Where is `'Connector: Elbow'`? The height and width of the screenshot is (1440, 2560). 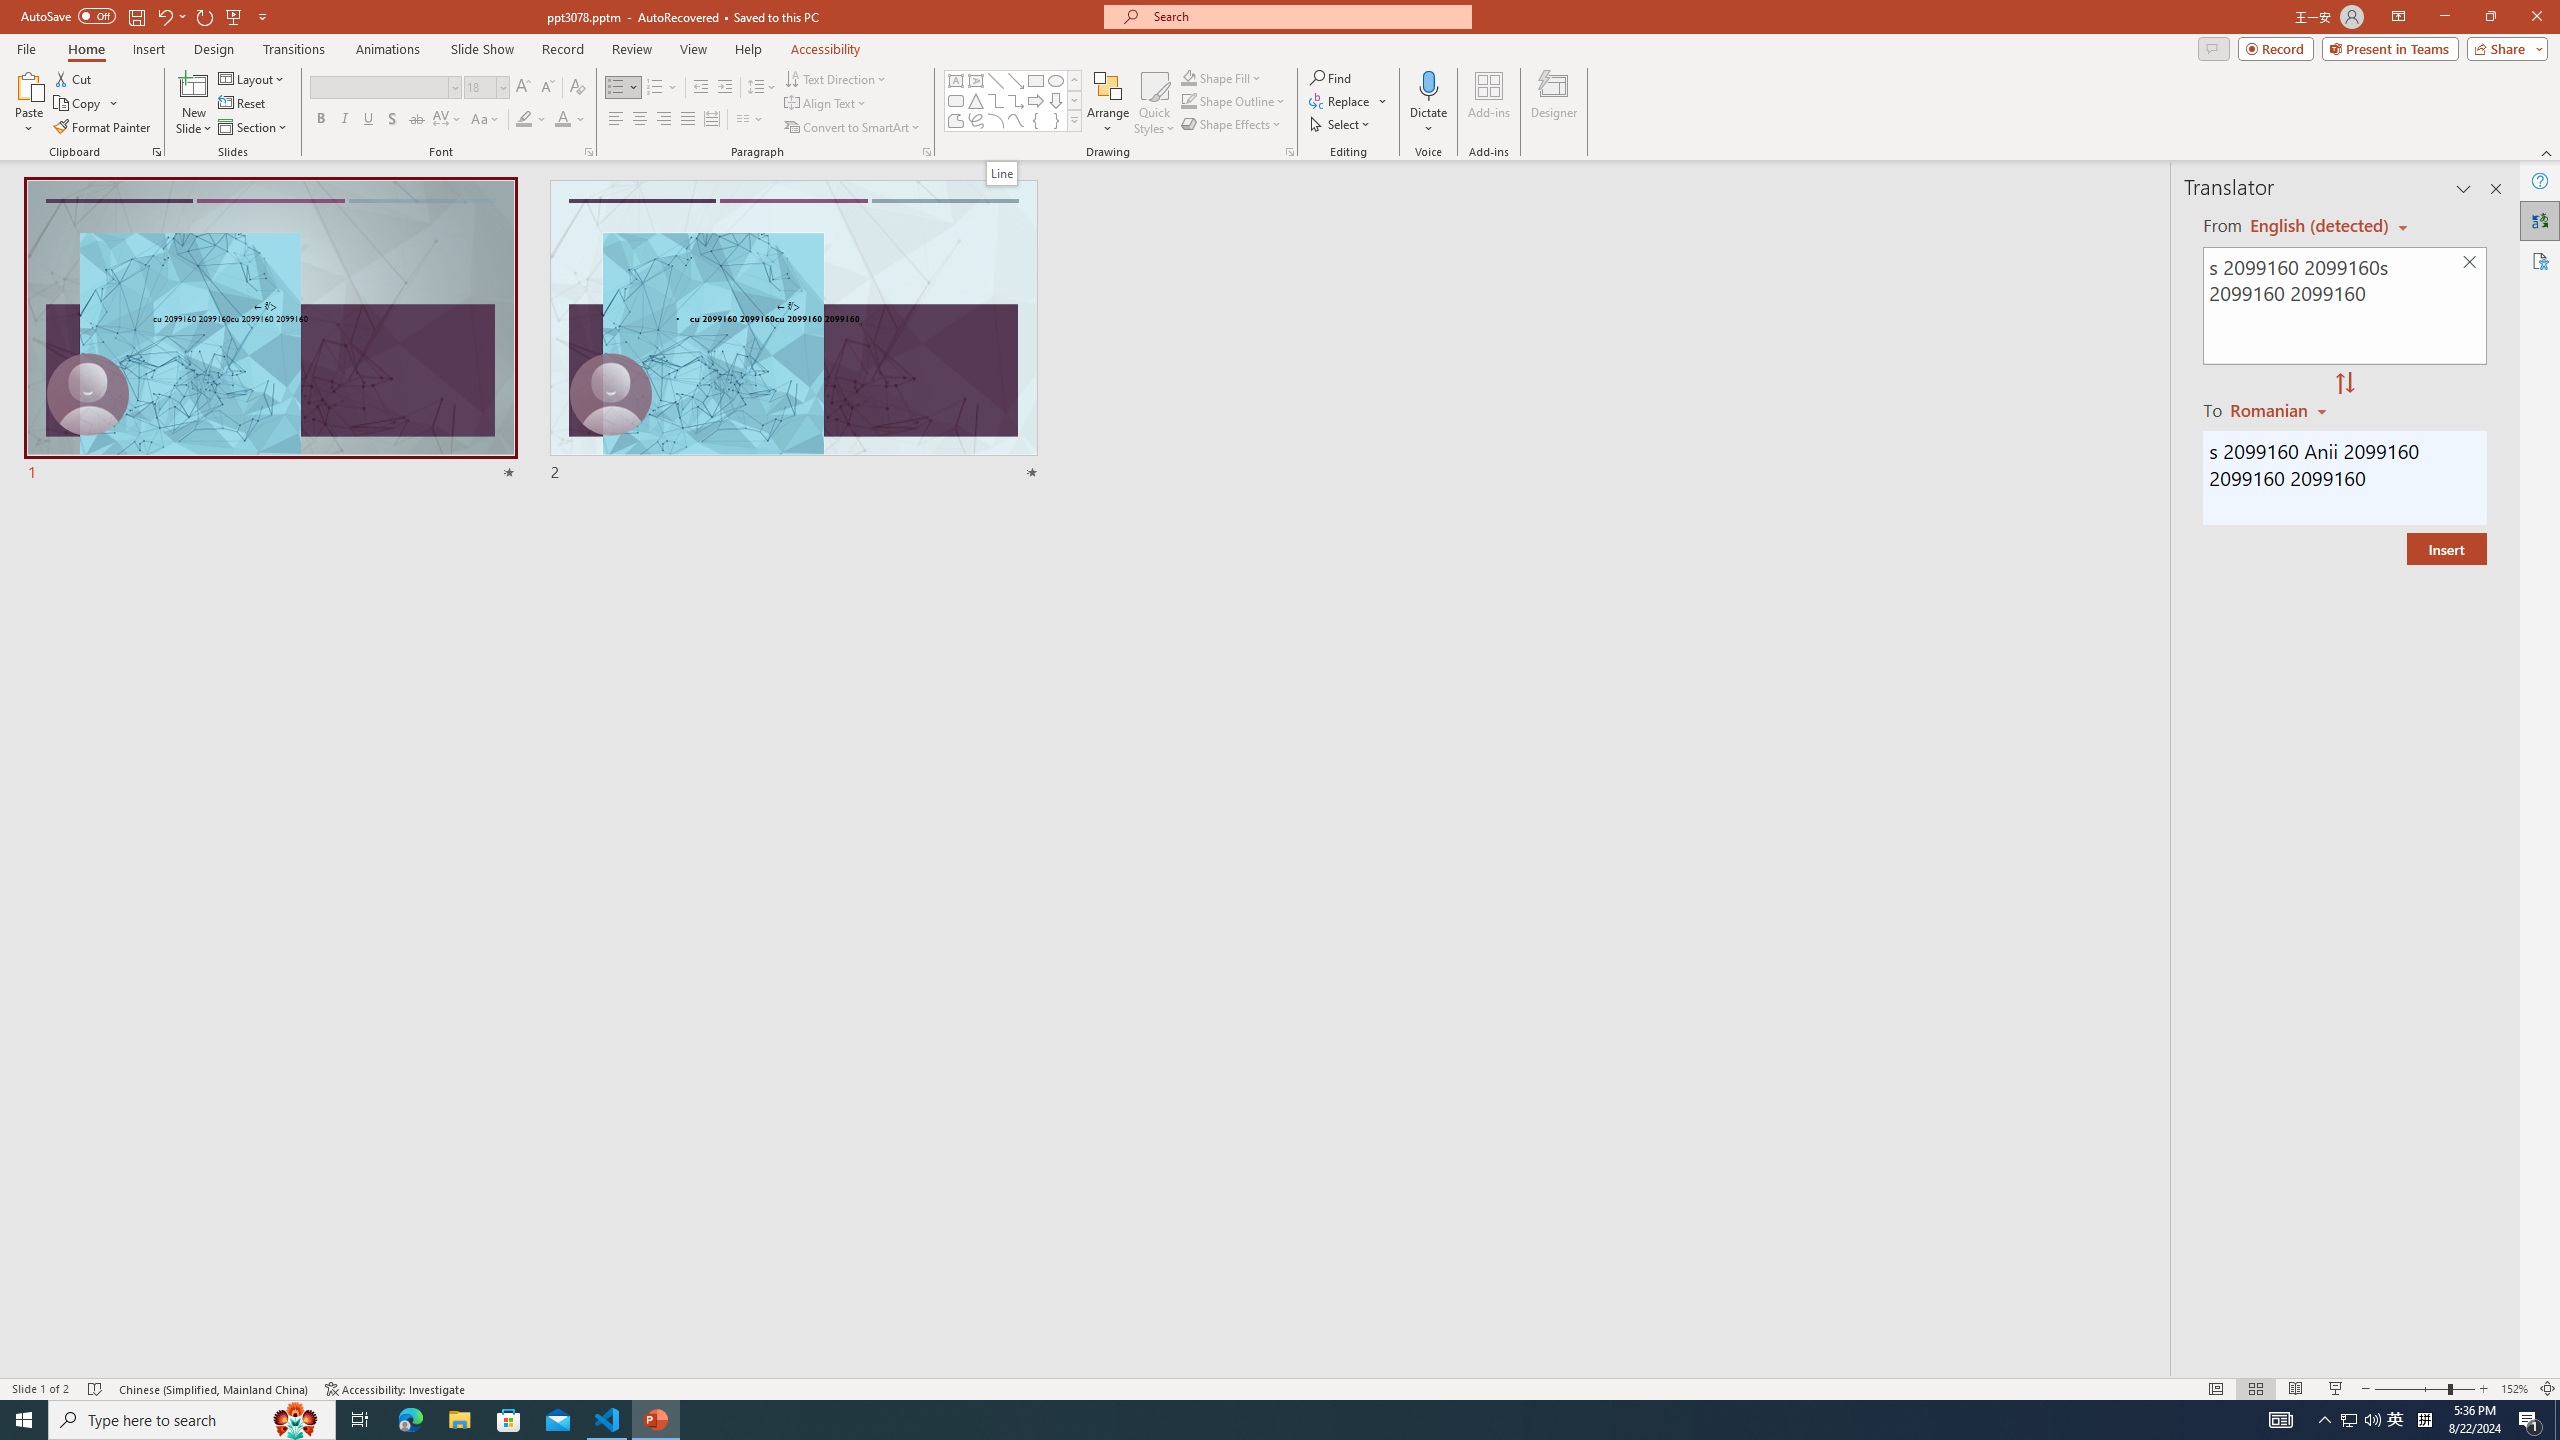
'Connector: Elbow' is located at coordinates (994, 99).